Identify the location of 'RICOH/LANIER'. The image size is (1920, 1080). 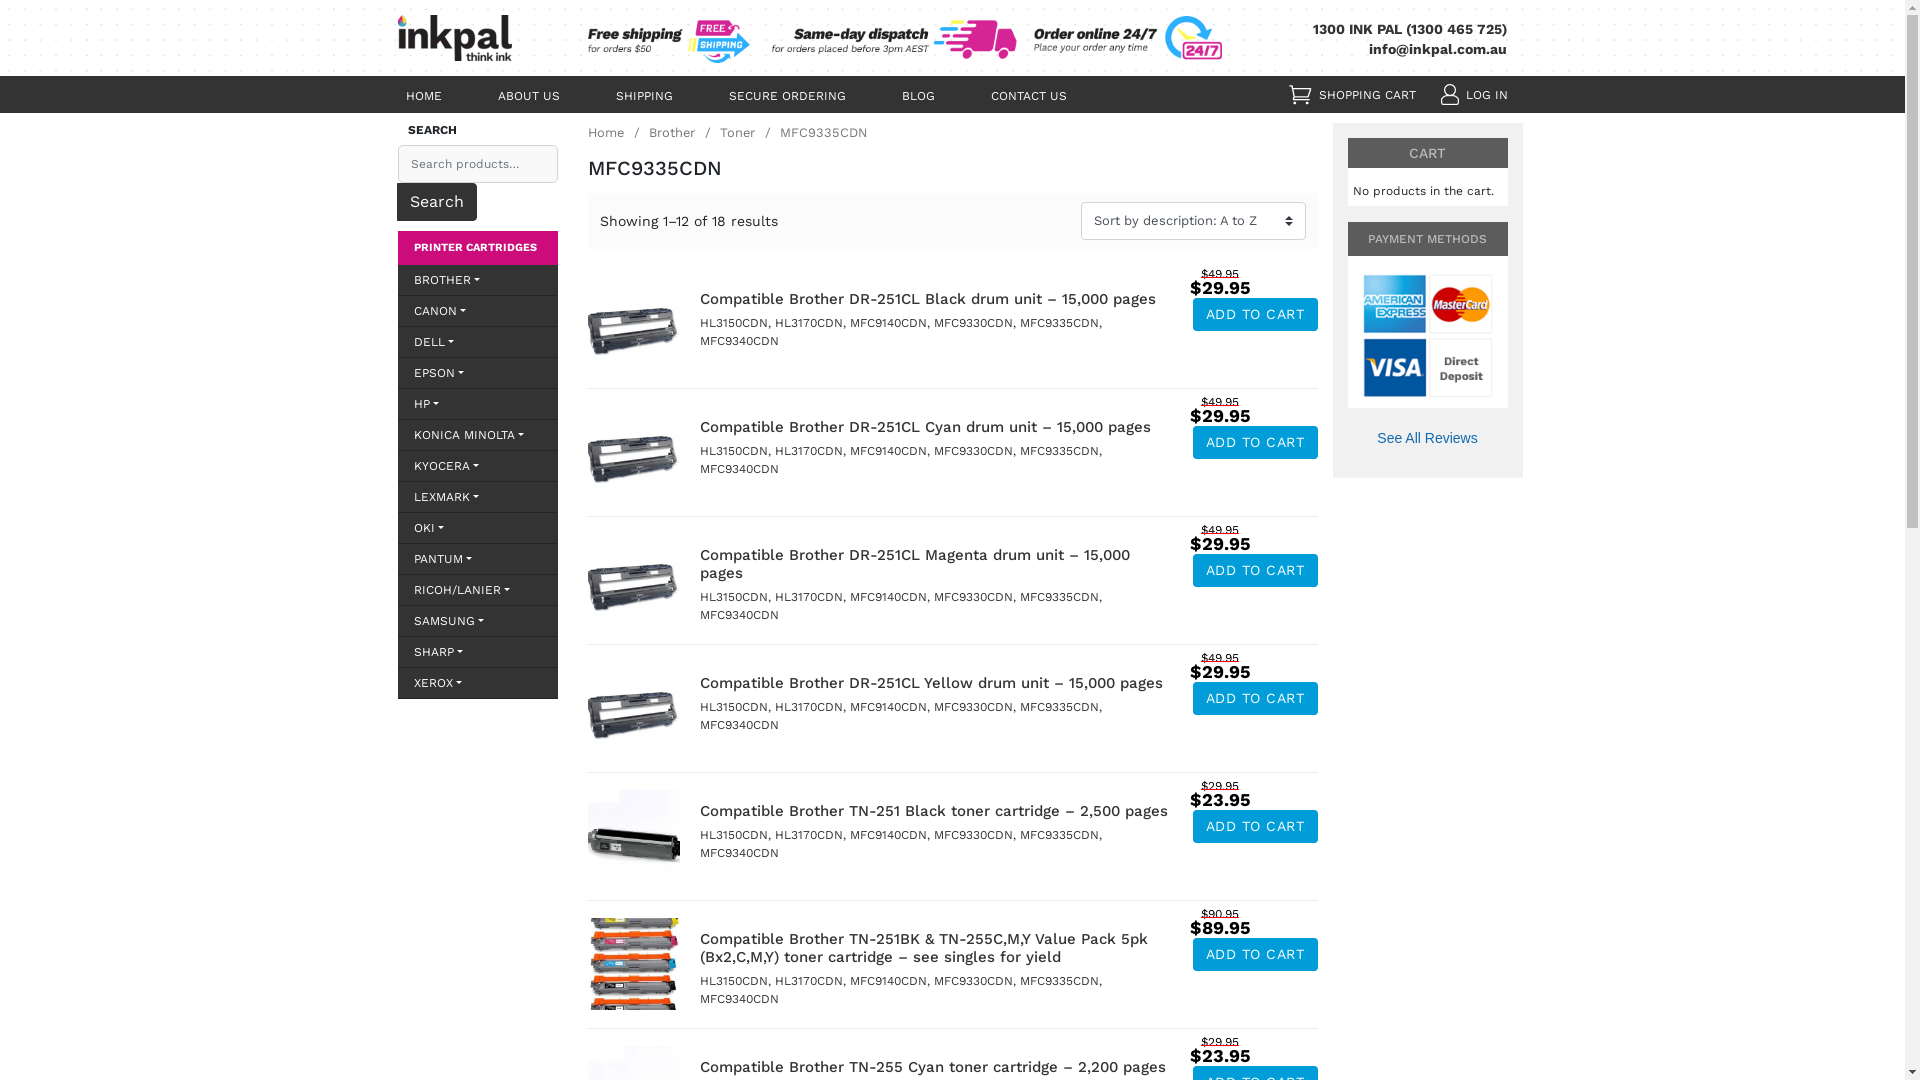
(398, 589).